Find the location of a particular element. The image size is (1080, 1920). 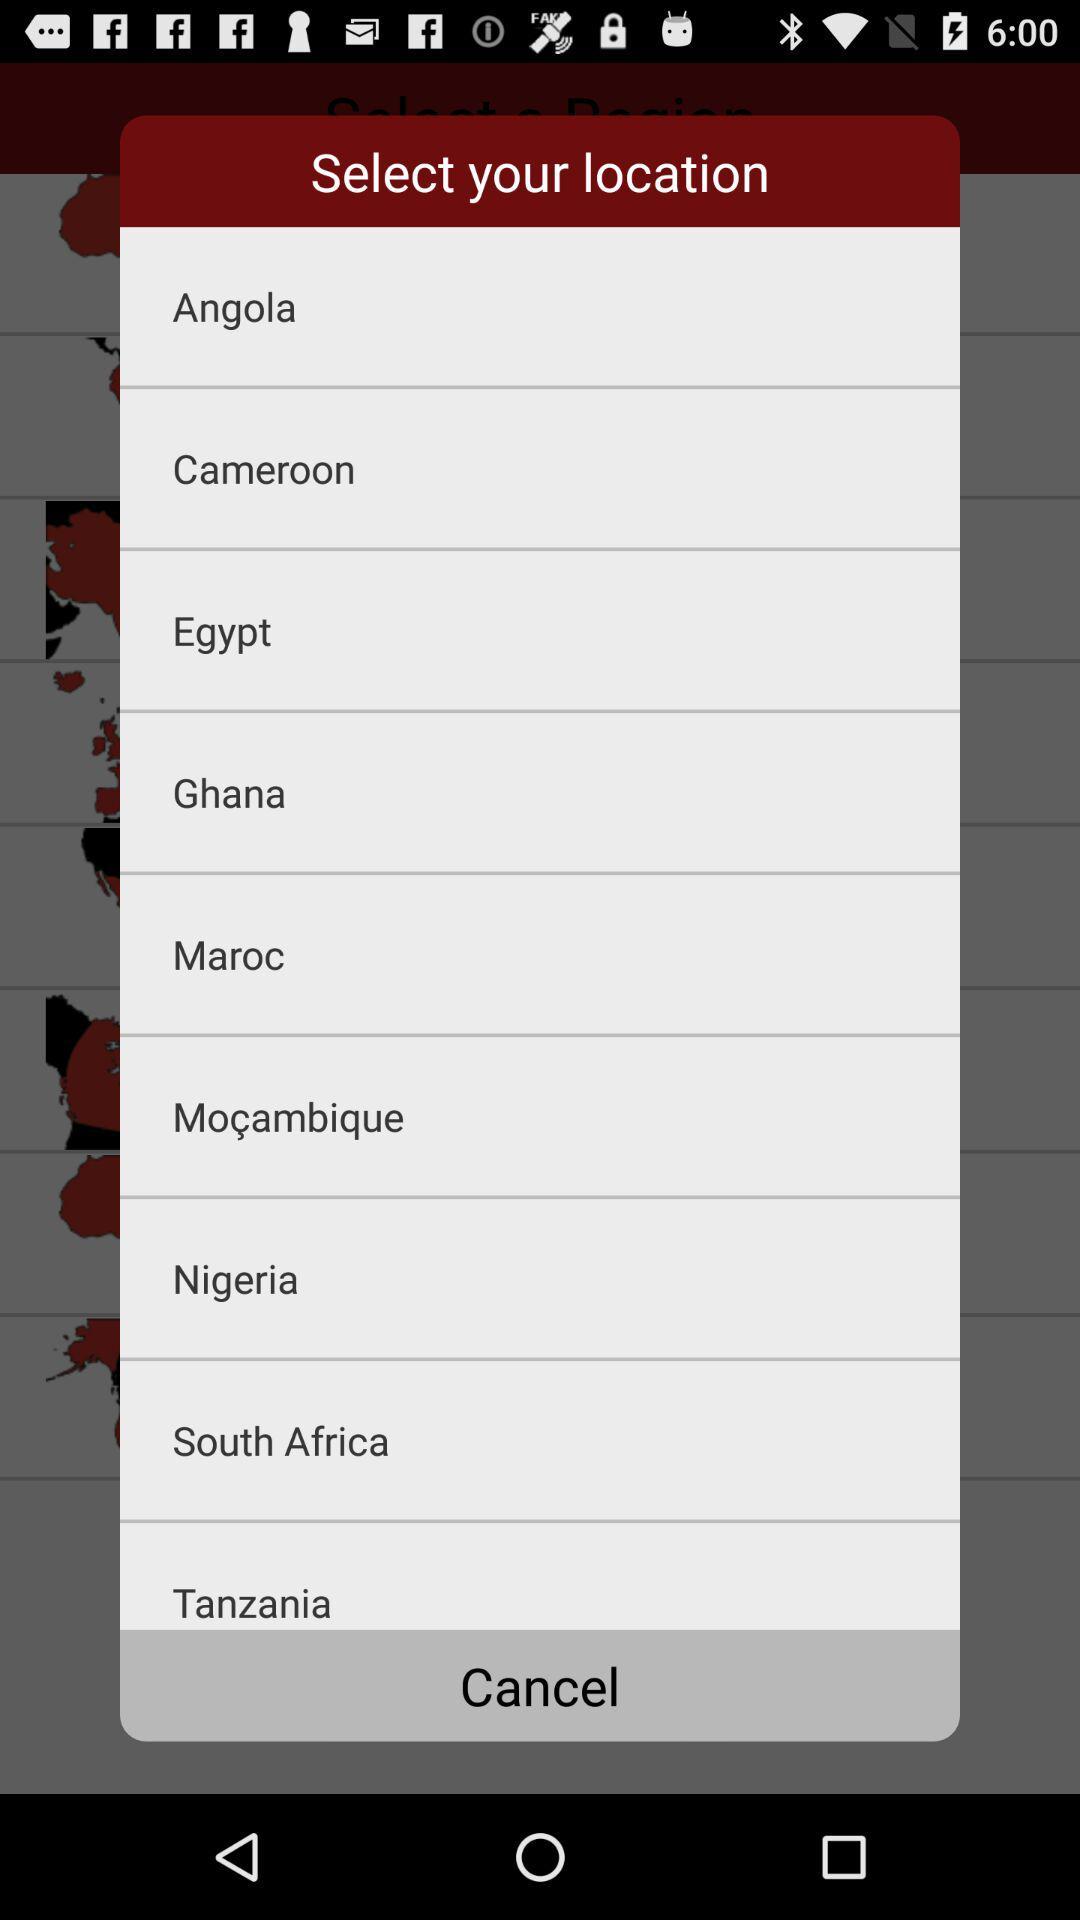

the tanzania is located at coordinates (566, 1575).